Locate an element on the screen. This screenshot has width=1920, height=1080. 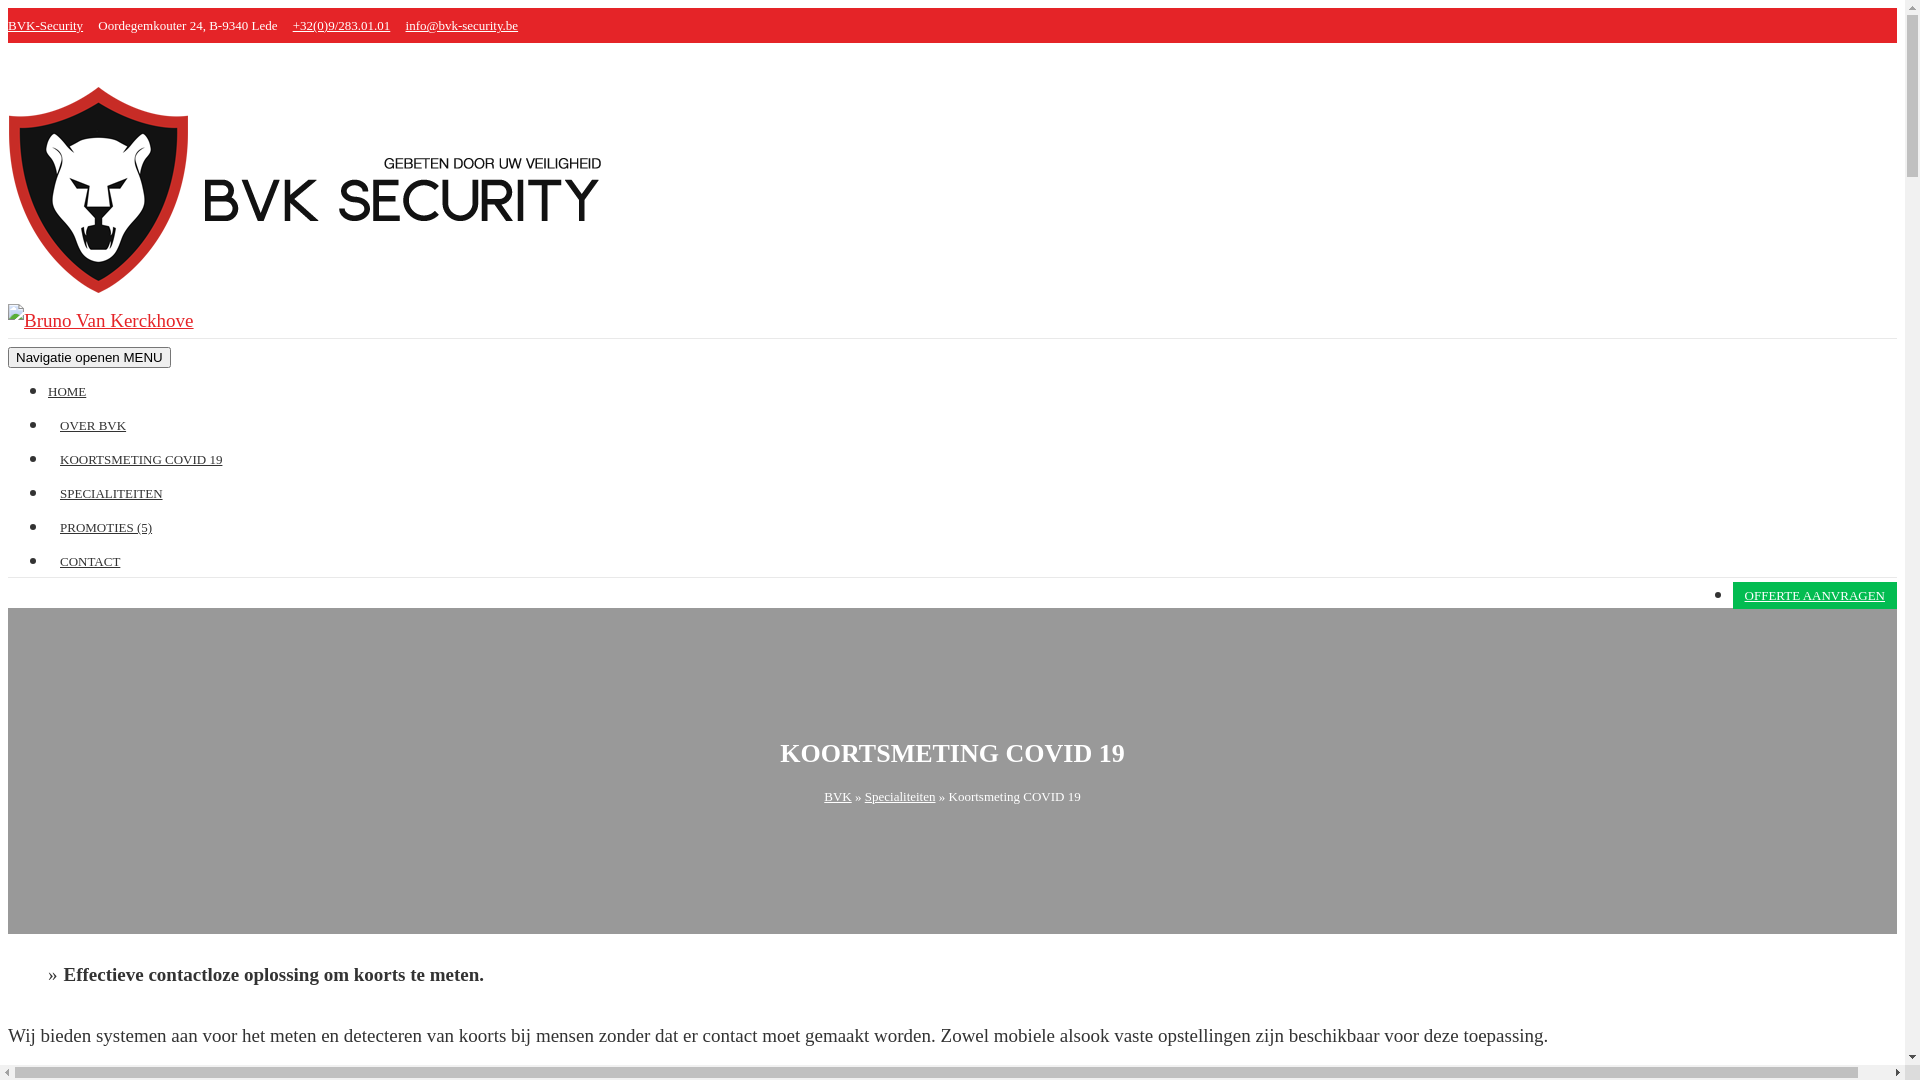
'+32(0)9/283.01.01' is located at coordinates (341, 25).